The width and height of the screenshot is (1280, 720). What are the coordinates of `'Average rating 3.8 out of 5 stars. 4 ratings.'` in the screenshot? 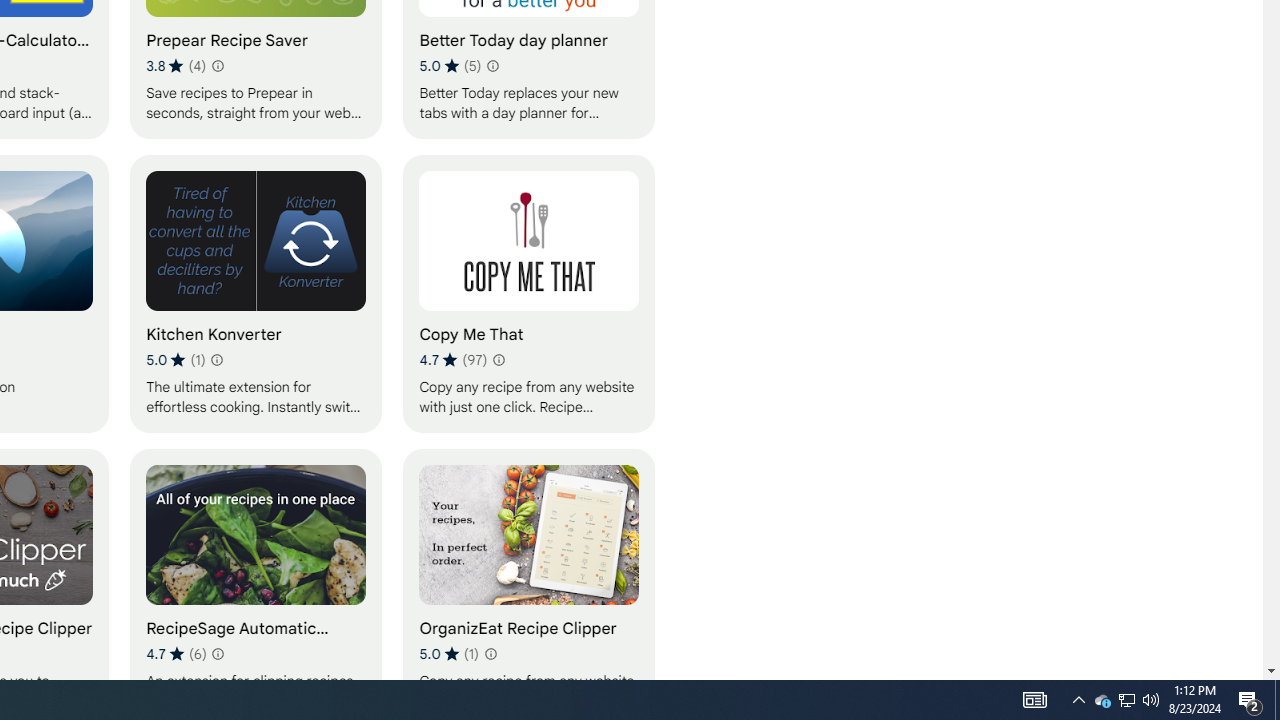 It's located at (176, 65).